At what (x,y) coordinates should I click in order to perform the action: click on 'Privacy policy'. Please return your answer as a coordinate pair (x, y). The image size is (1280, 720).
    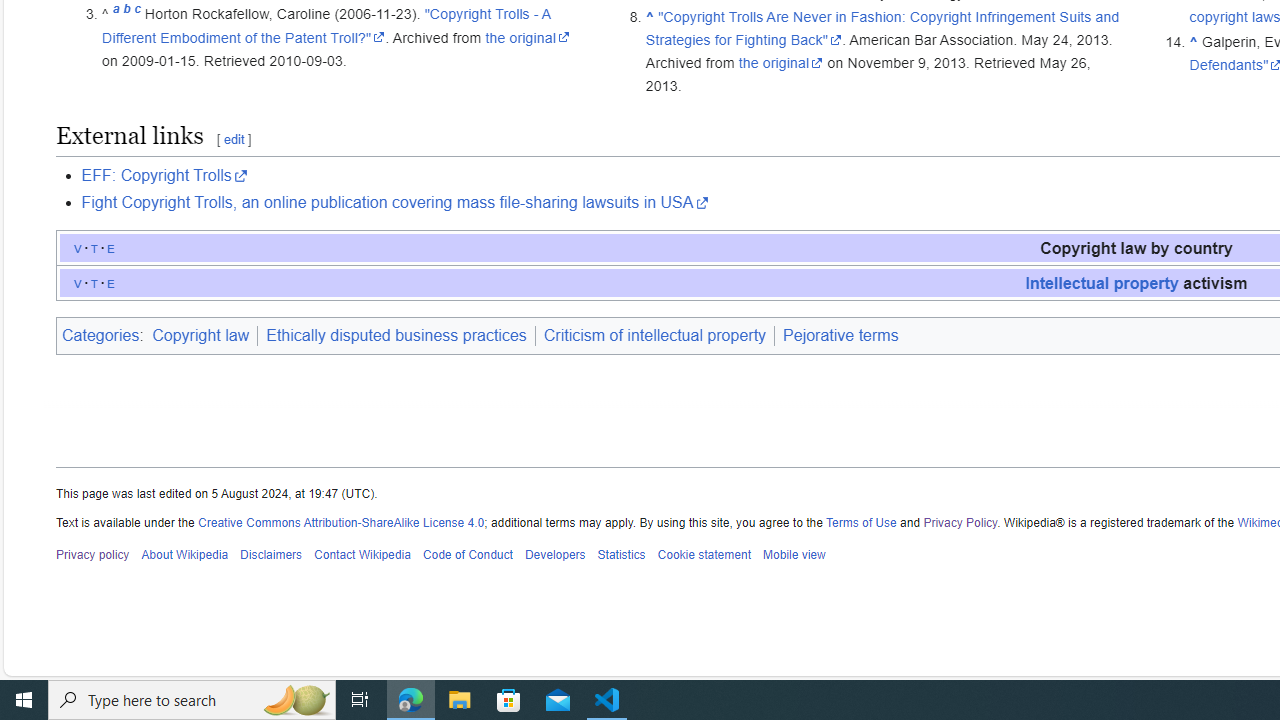
    Looking at the image, I should click on (92, 555).